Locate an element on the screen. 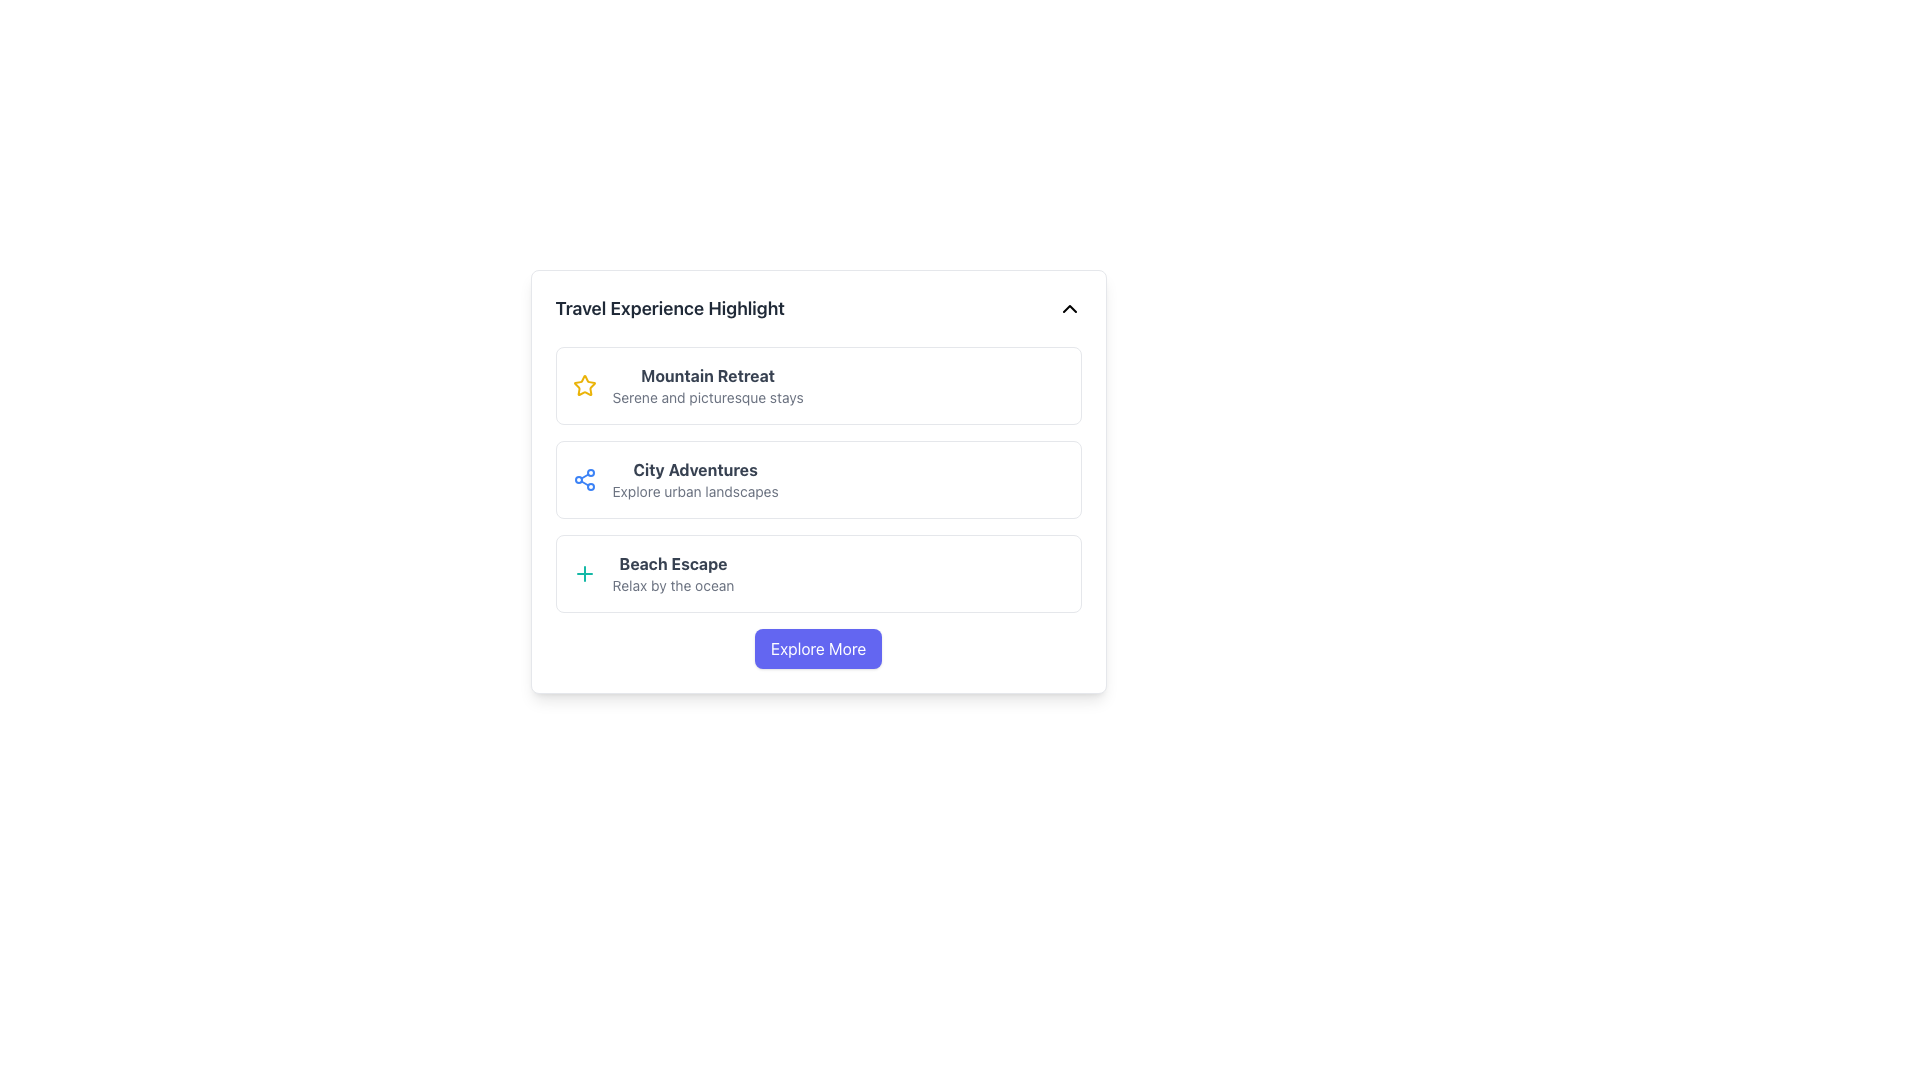 The width and height of the screenshot is (1920, 1080). text element titled 'City Adventures' which includes the subtitle 'Explore urban landscapes', located in the second card of a vertical list is located at coordinates (695, 479).